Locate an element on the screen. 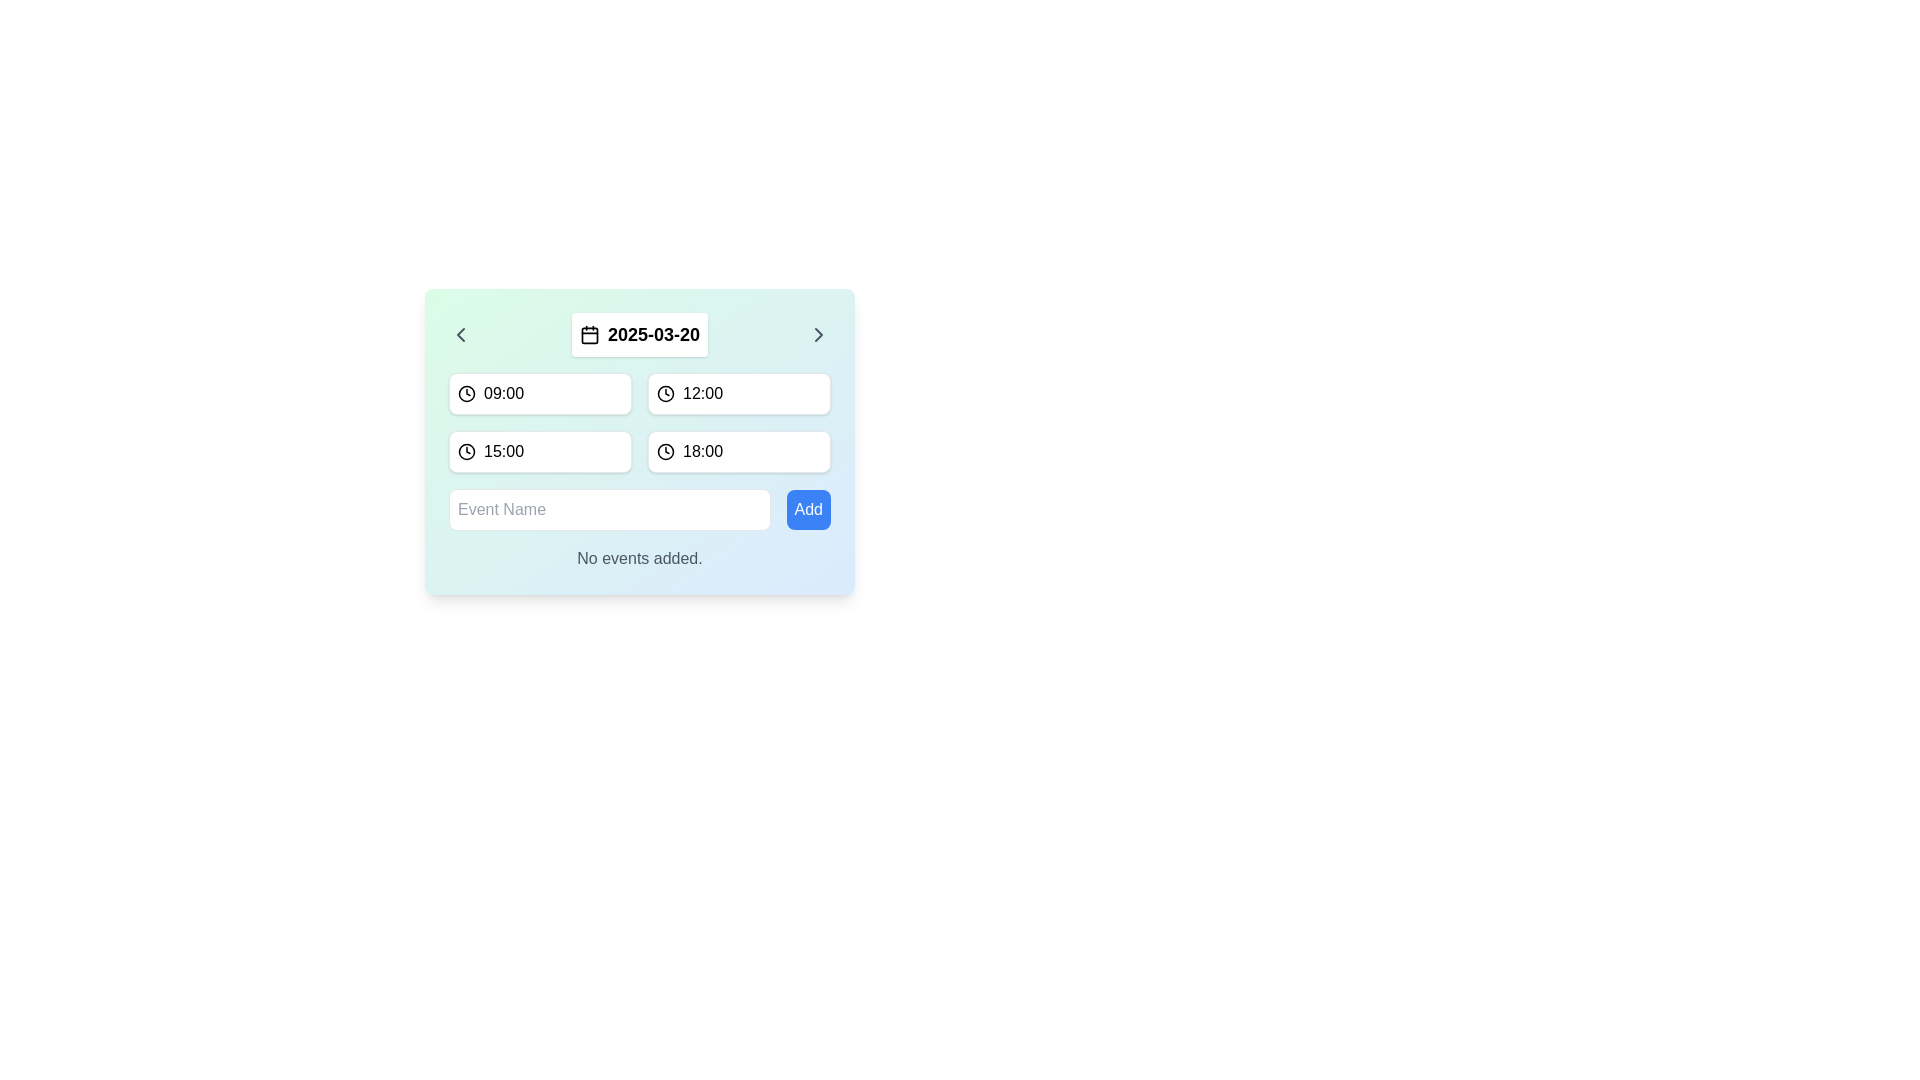 This screenshot has height=1080, width=1920. the SVG Circle that serves as the main body of the clock icon, located to the left of the '09:00' text input field is located at coordinates (465, 393).